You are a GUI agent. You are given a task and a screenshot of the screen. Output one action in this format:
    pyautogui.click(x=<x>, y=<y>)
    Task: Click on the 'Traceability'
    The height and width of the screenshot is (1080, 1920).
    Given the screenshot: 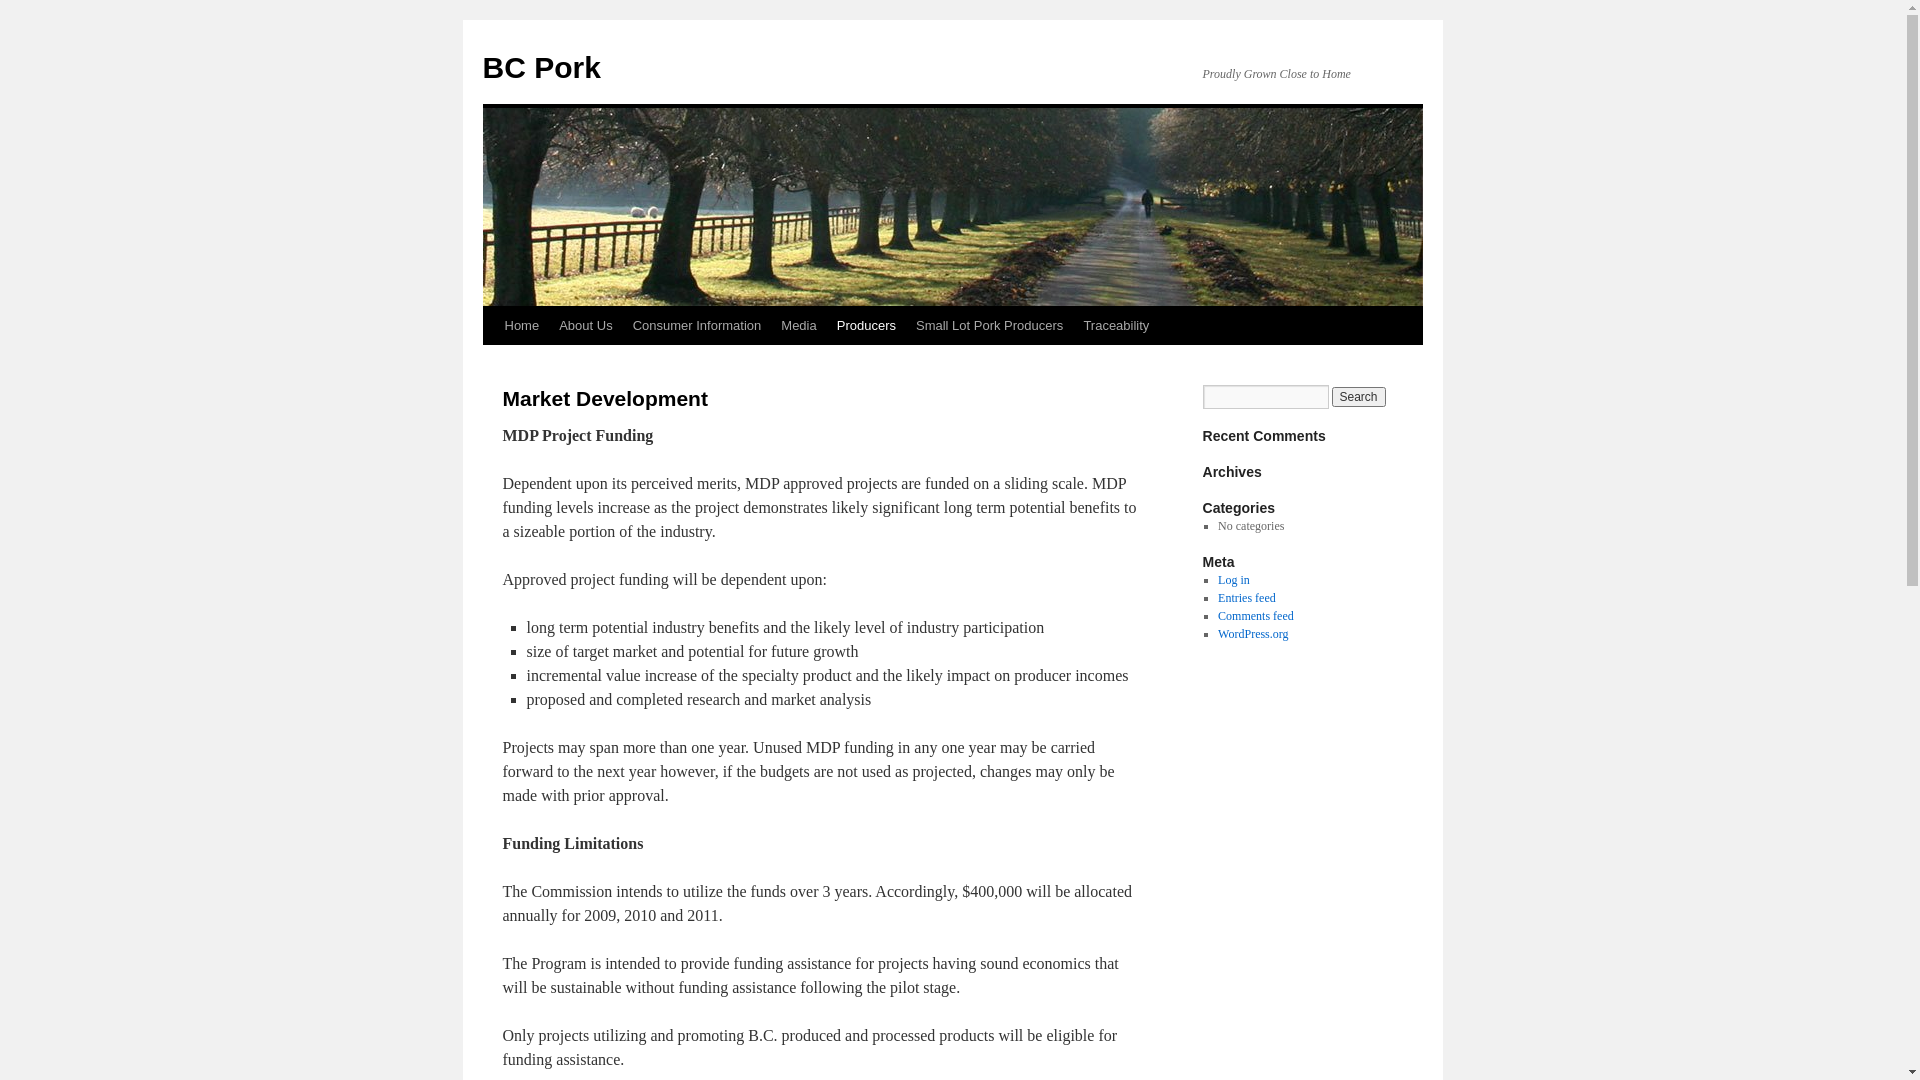 What is the action you would take?
    pyautogui.click(x=1115, y=325)
    